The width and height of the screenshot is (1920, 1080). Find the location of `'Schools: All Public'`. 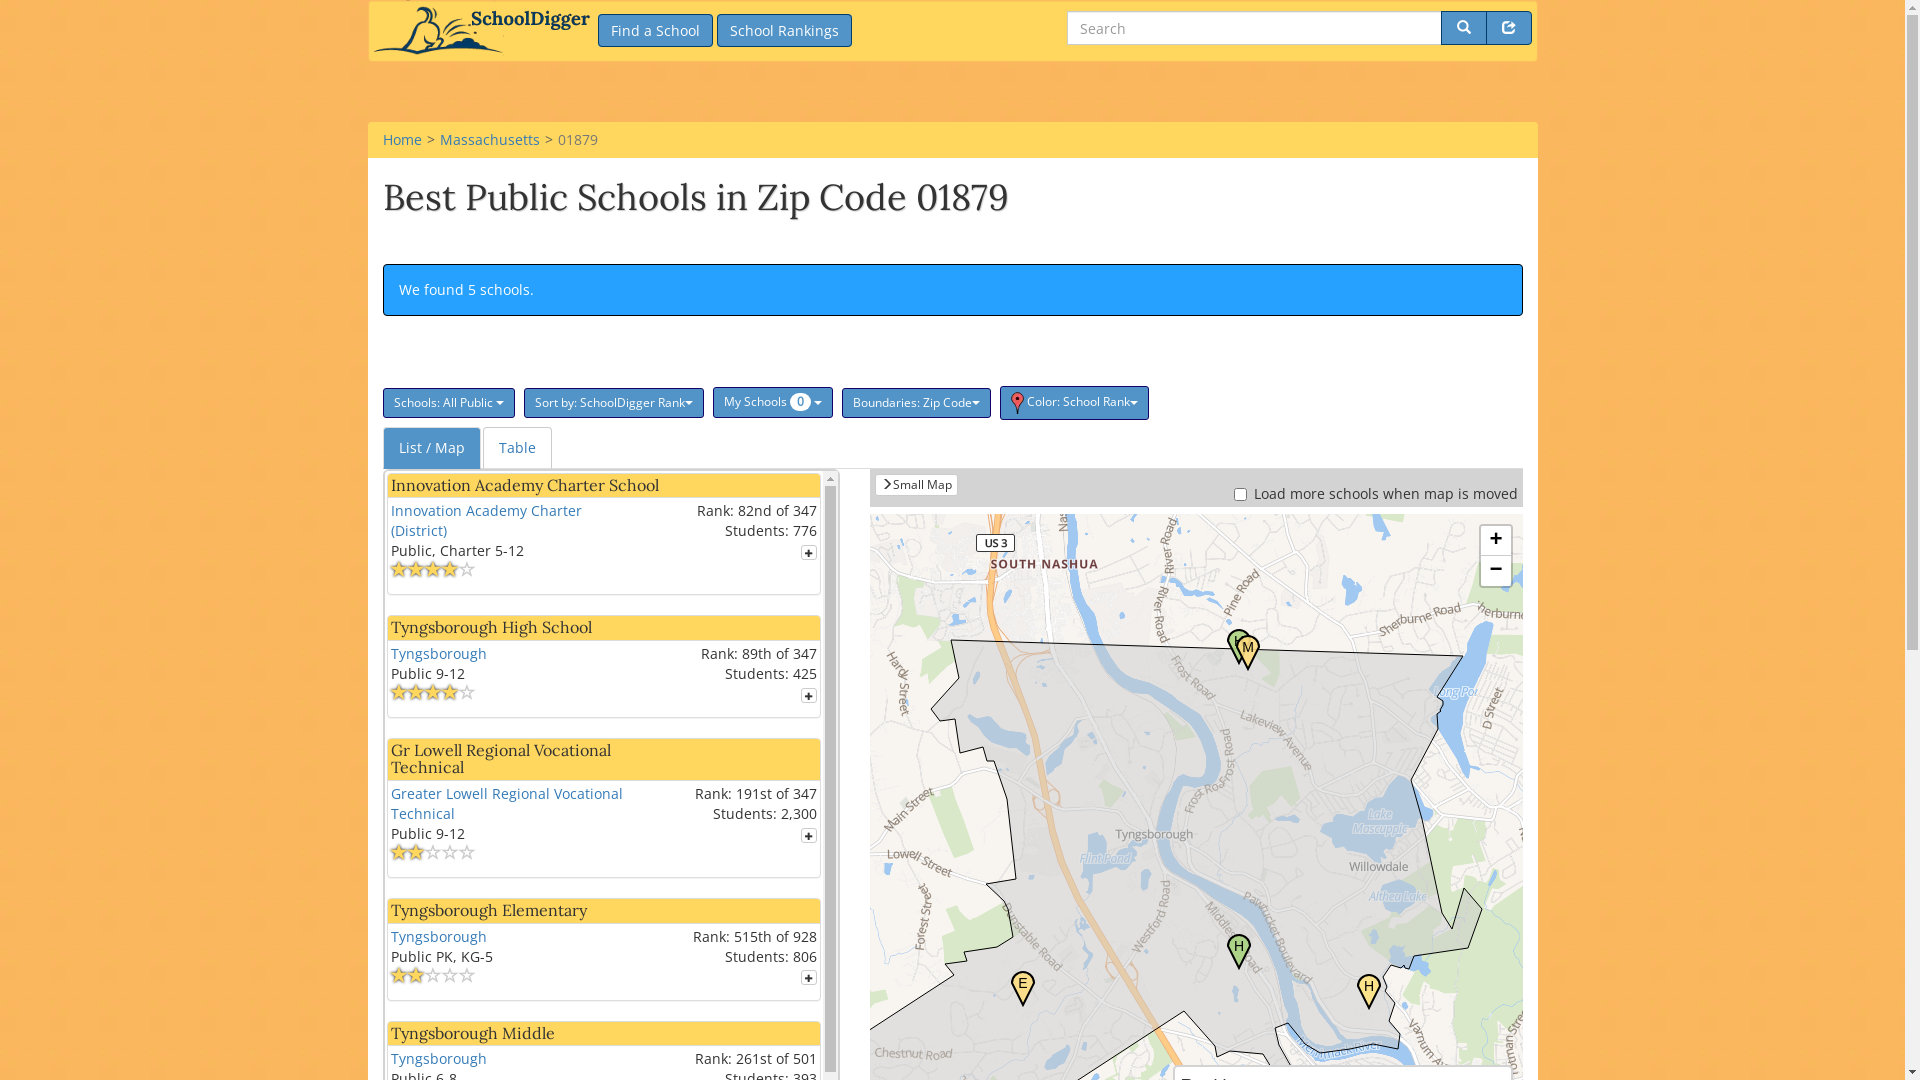

'Schools: All Public' is located at coordinates (446, 402).